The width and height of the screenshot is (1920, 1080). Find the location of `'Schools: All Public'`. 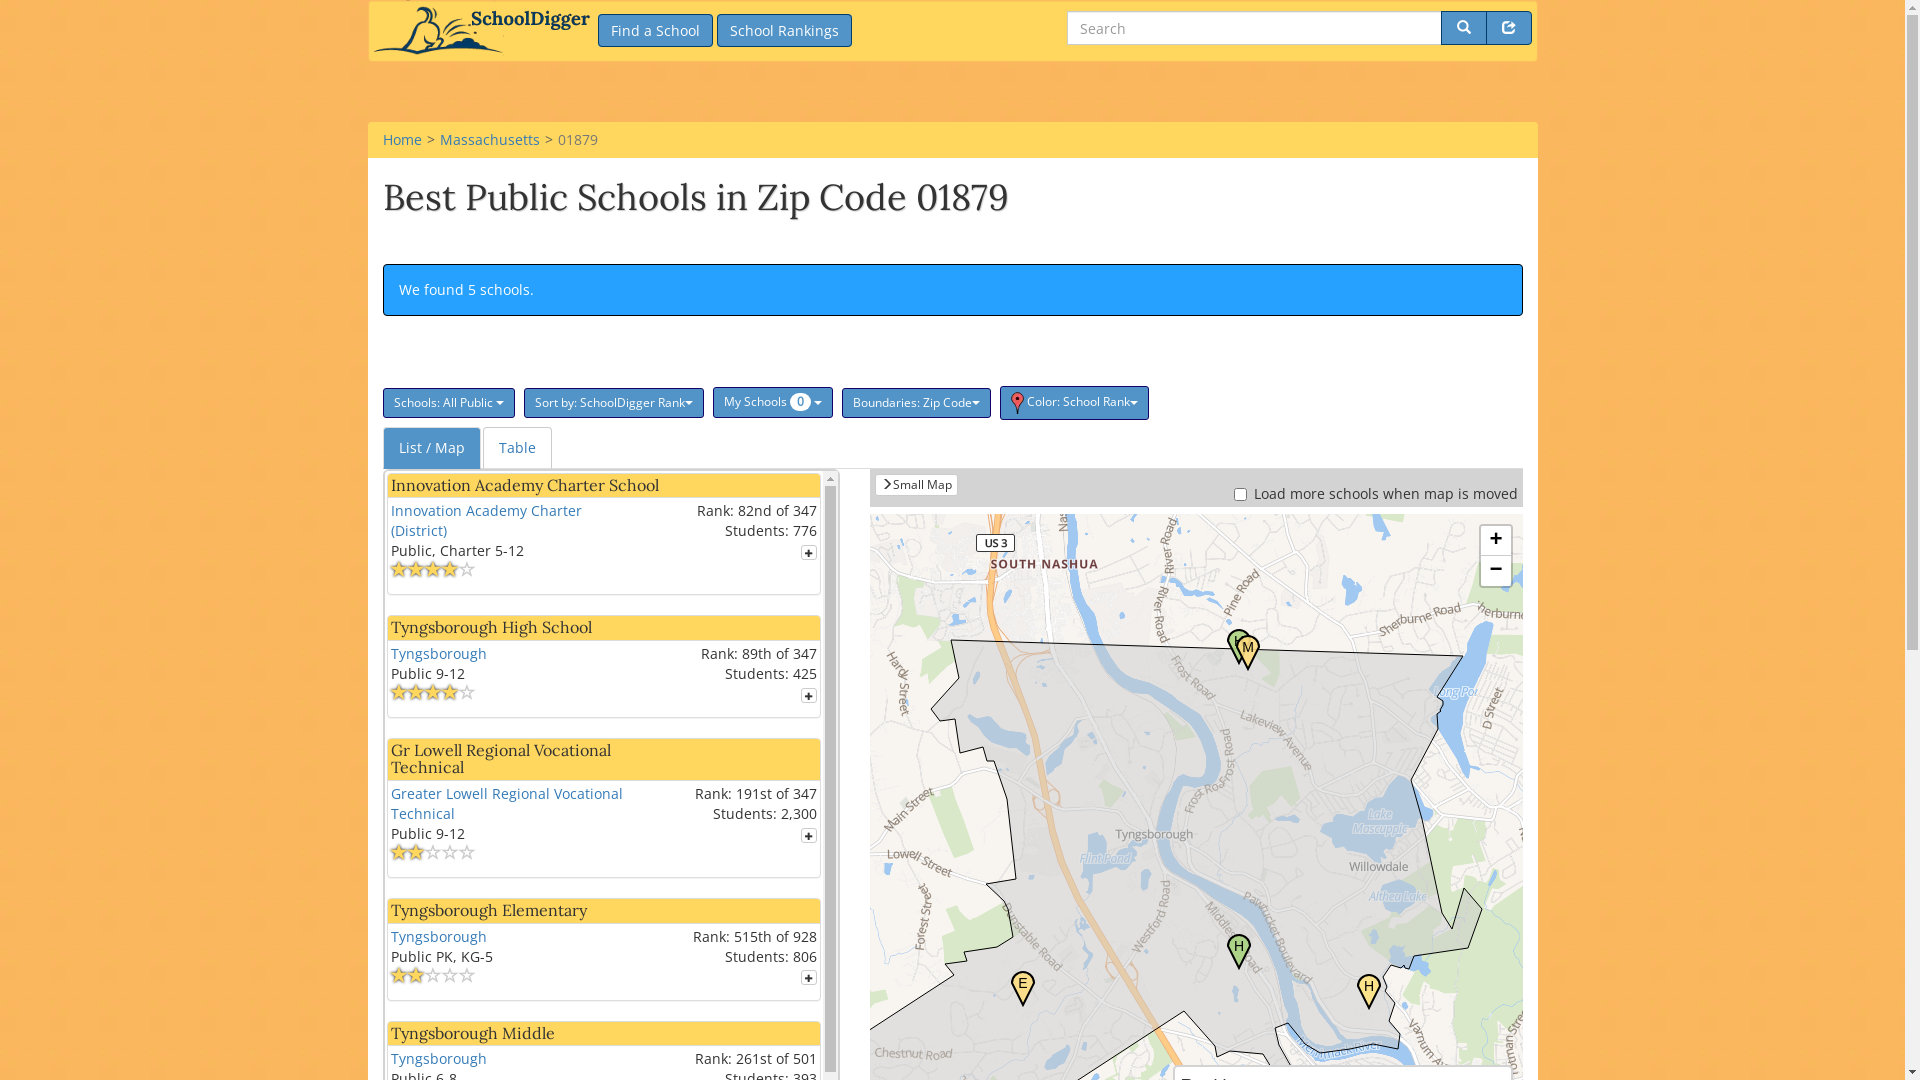

'Schools: All Public' is located at coordinates (446, 402).